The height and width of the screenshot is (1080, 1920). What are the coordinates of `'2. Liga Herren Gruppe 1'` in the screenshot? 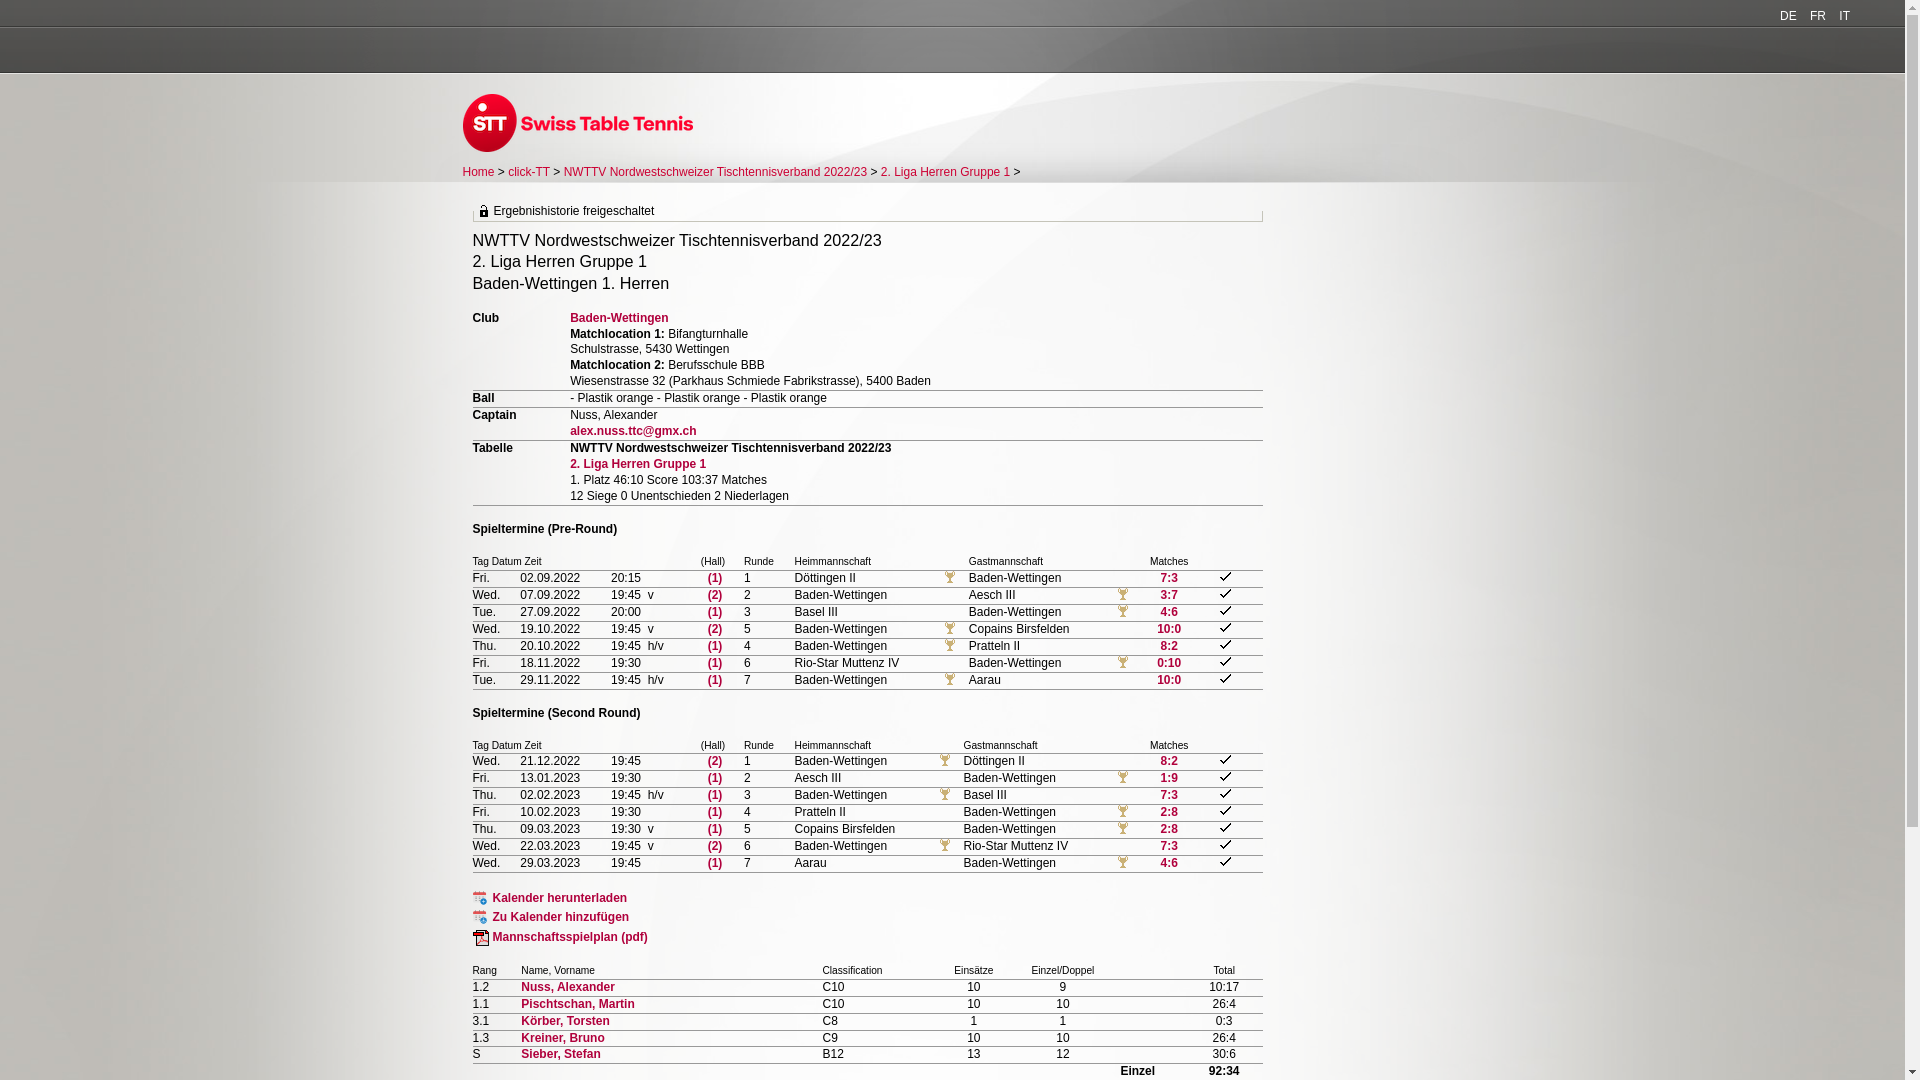 It's located at (944, 171).